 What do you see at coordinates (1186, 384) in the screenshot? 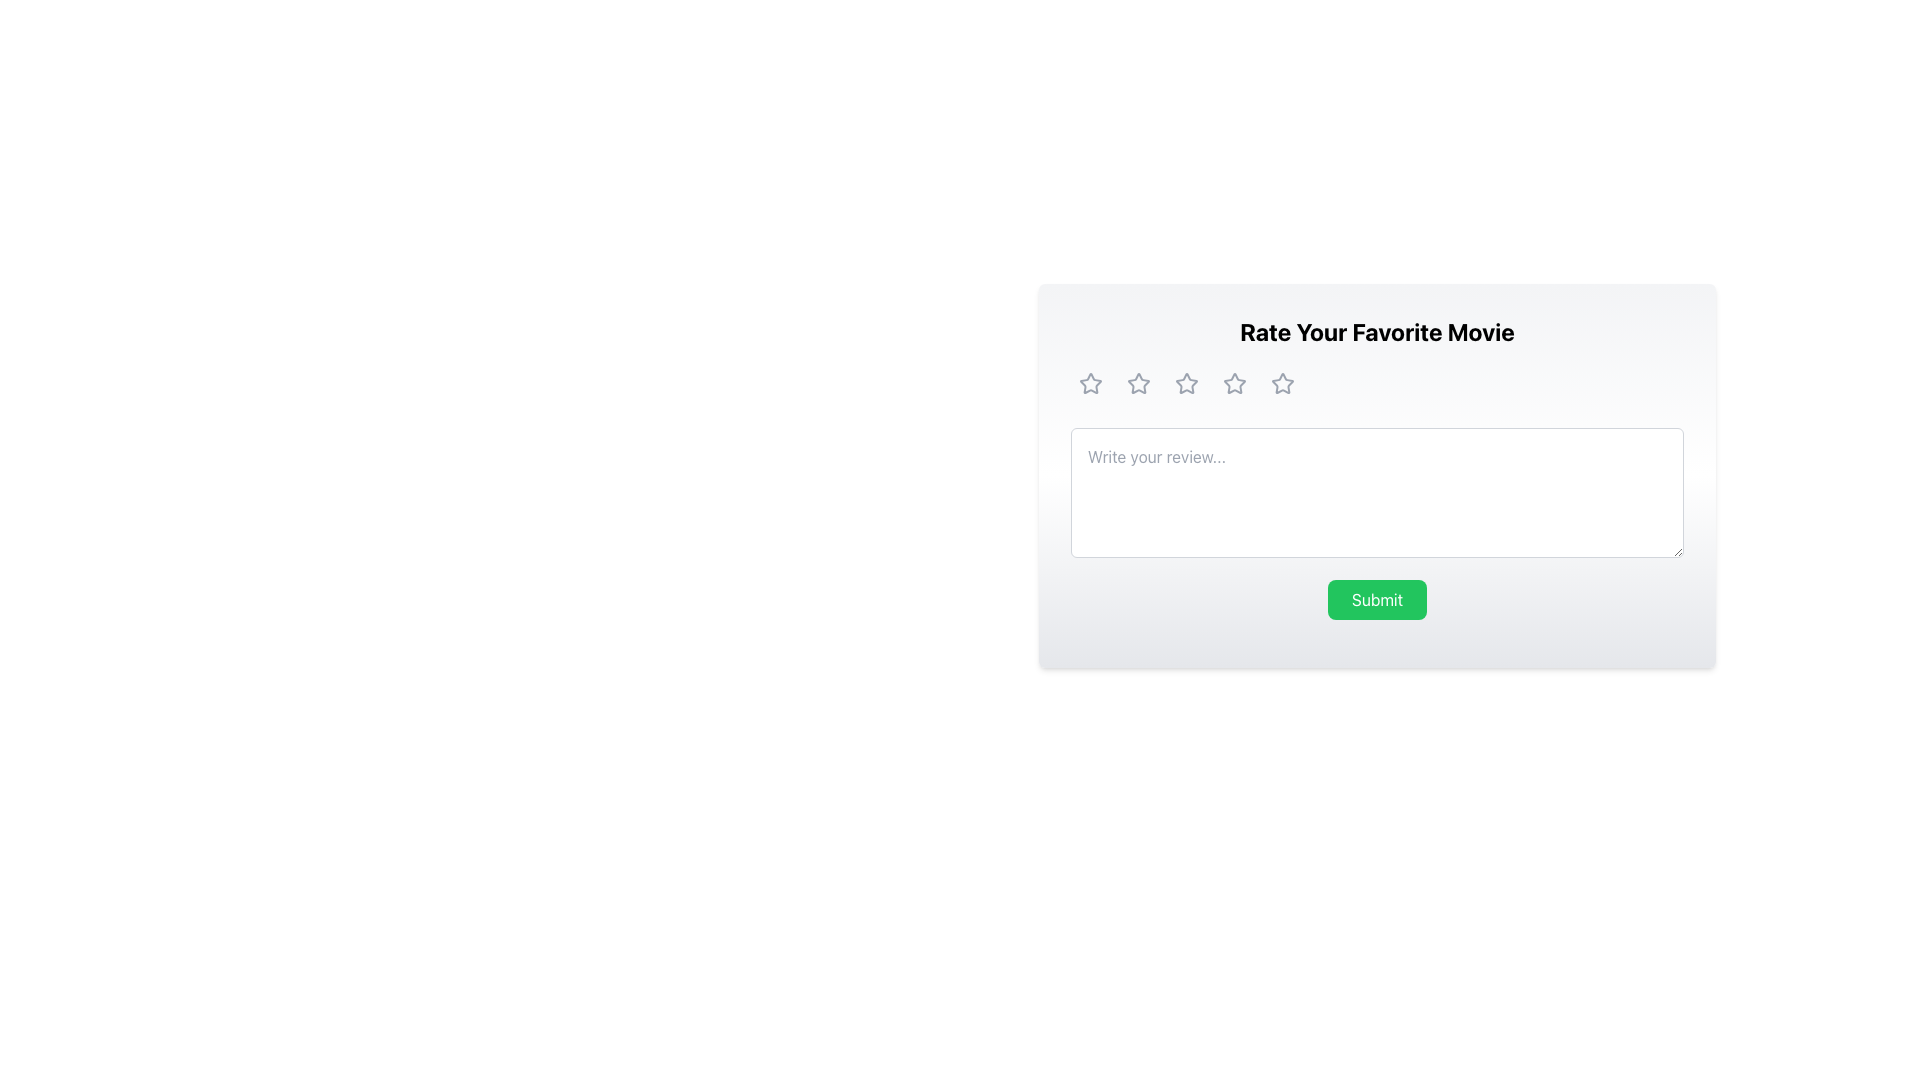
I see `the second star icon in the rating group` at bounding box center [1186, 384].